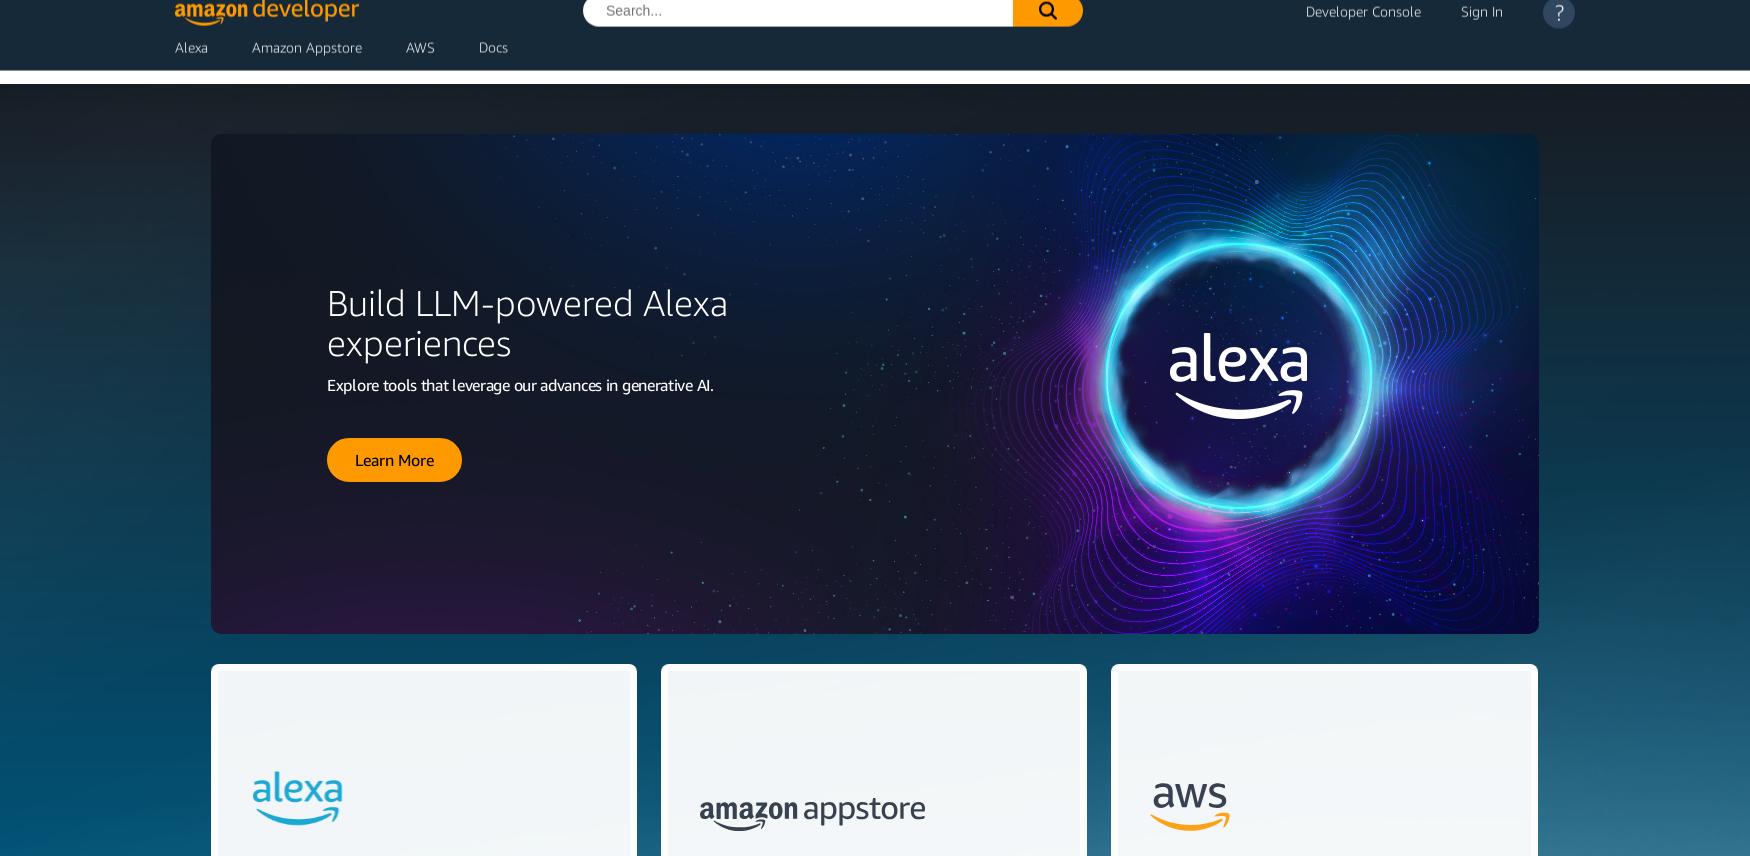  Describe the element at coordinates (1519, 63) in the screenshot. I see `'Support'` at that location.